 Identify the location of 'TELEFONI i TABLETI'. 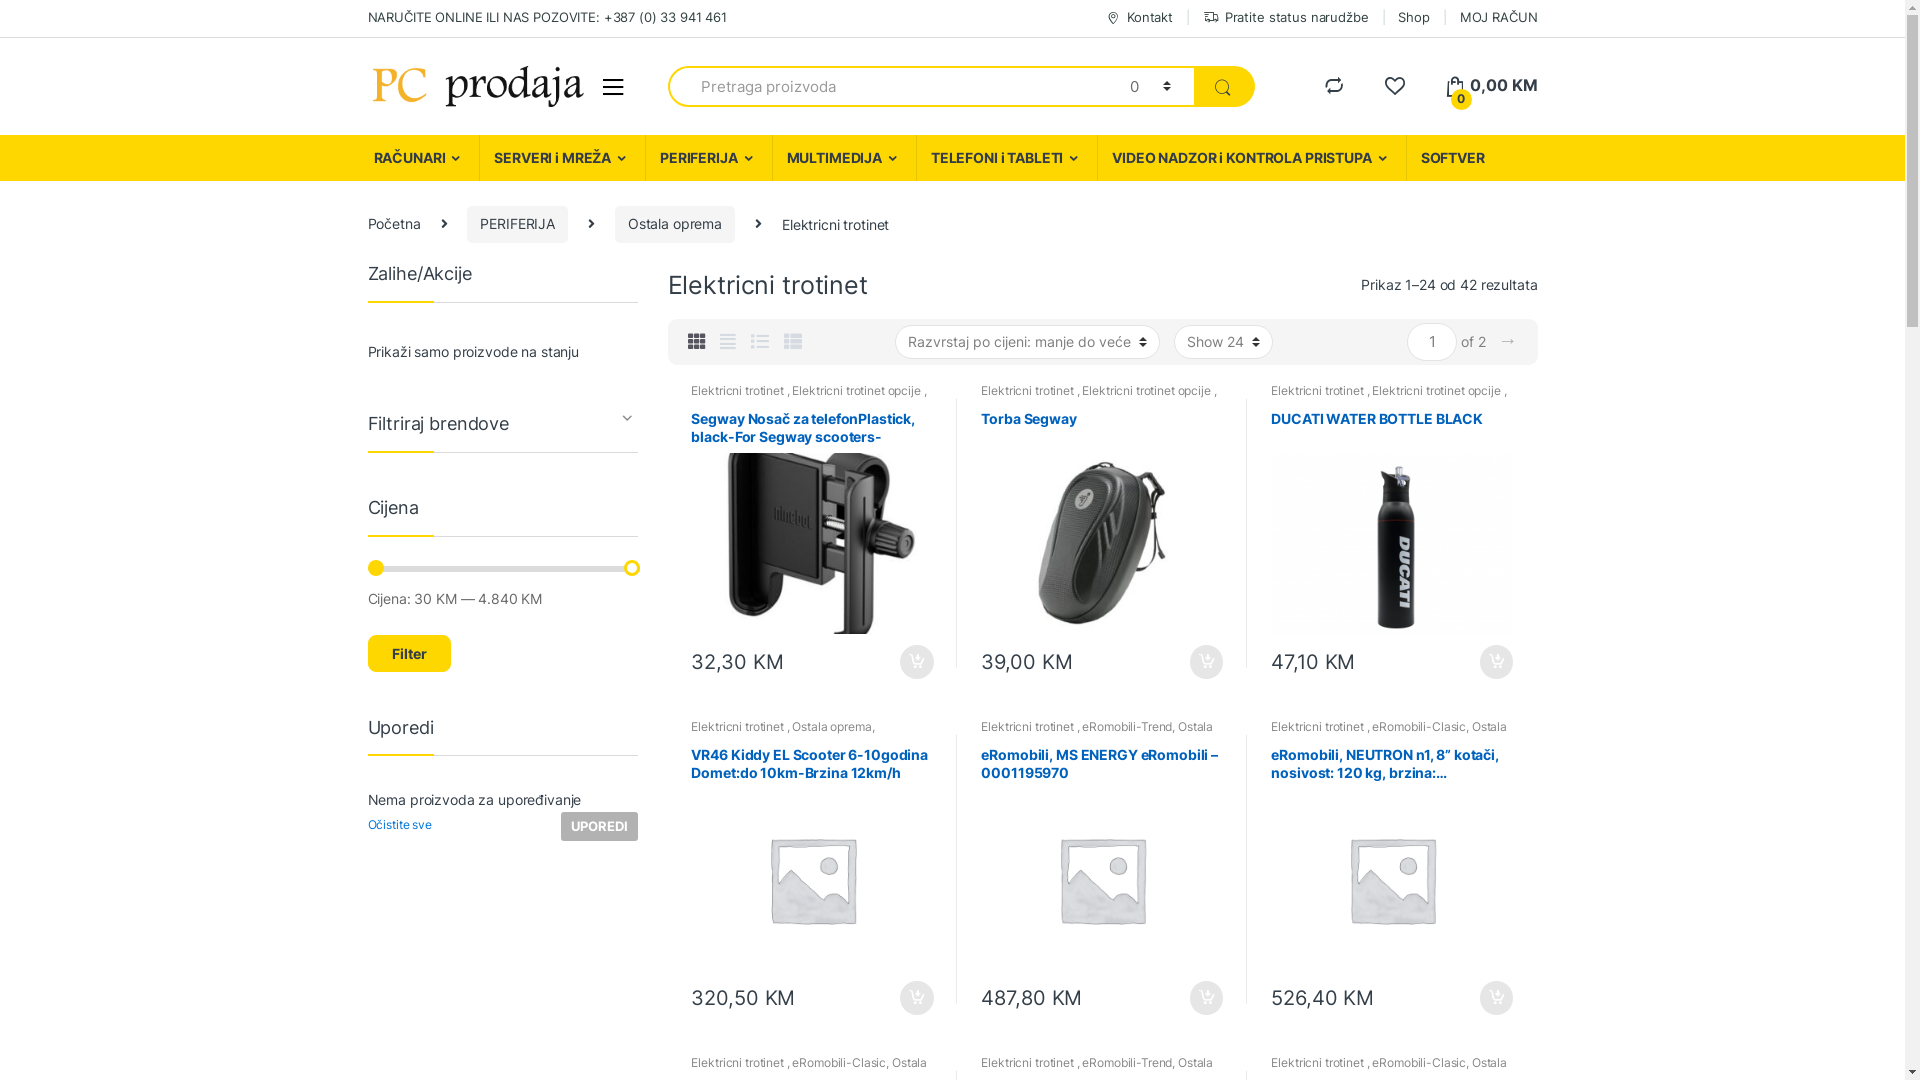
(1006, 157).